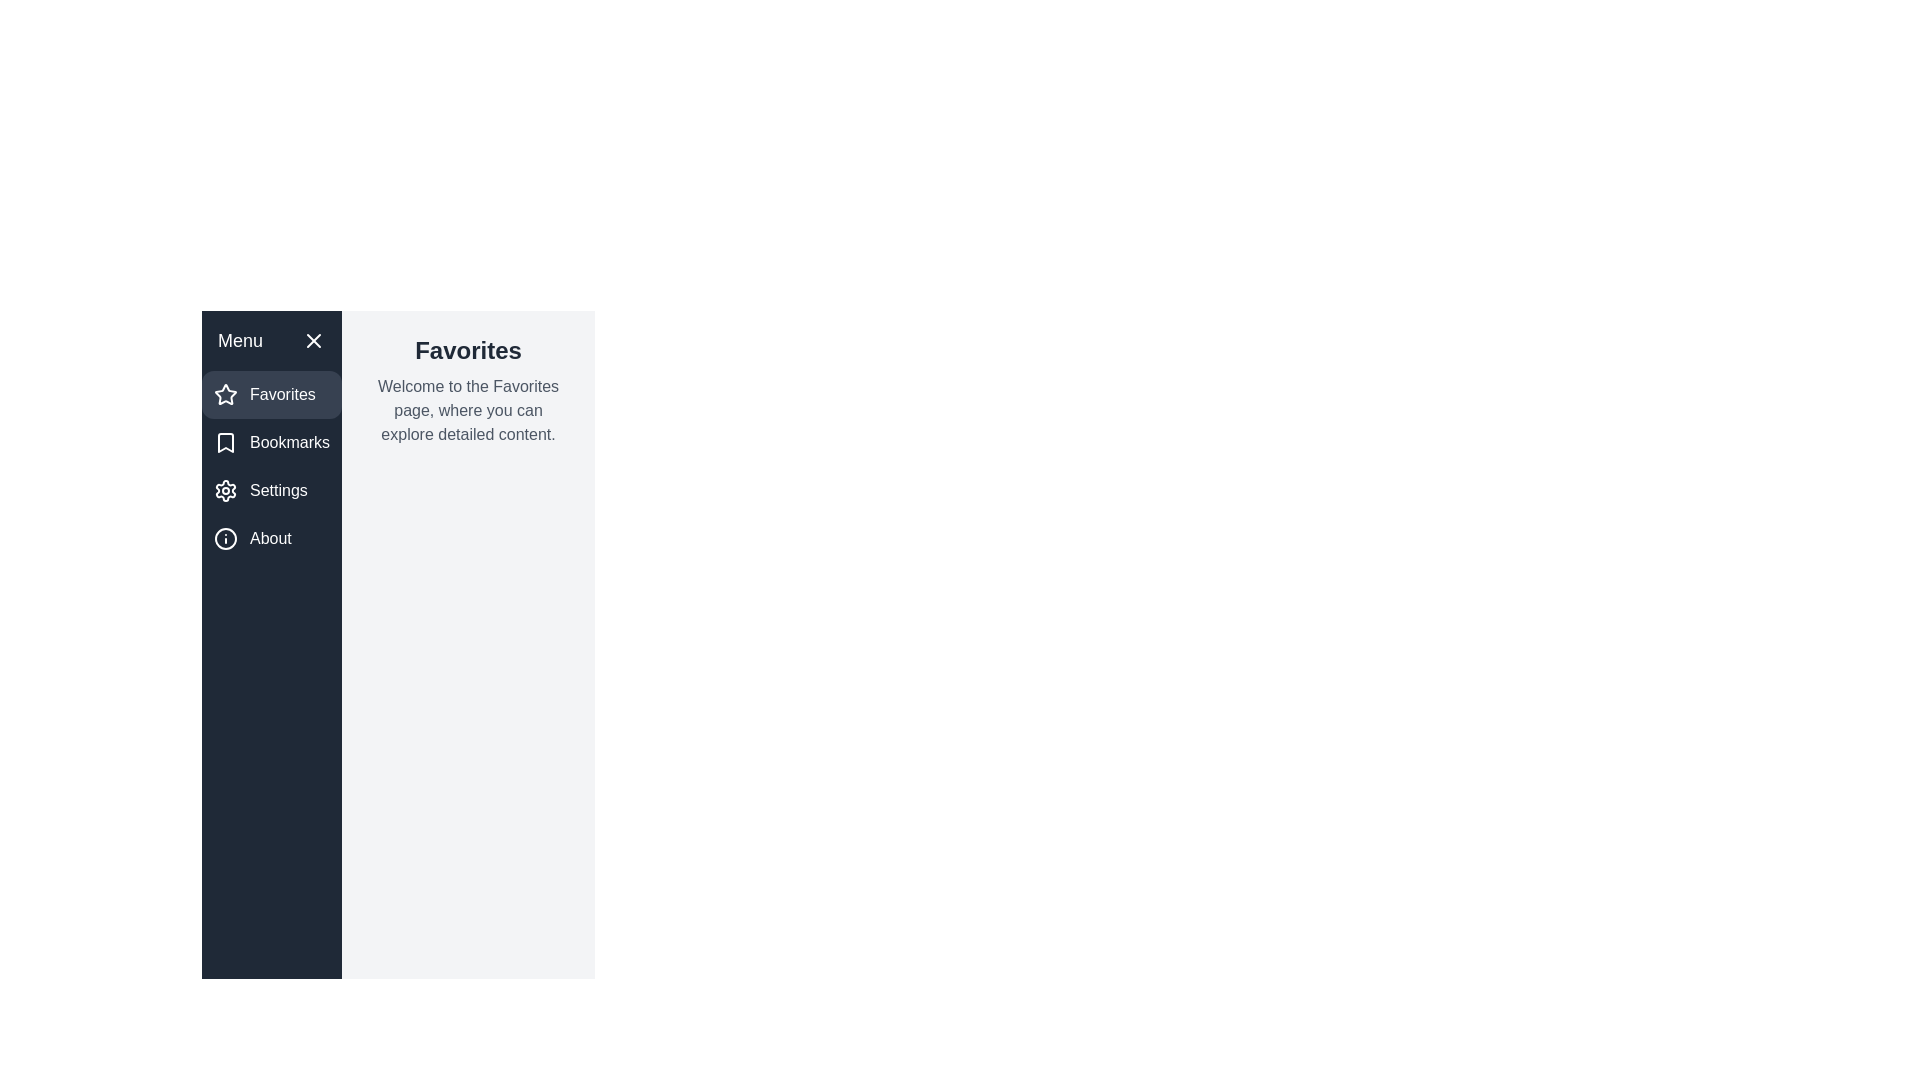 This screenshot has height=1080, width=1920. I want to click on the second option in the vertical list within the left sidebar menu, so click(271, 442).